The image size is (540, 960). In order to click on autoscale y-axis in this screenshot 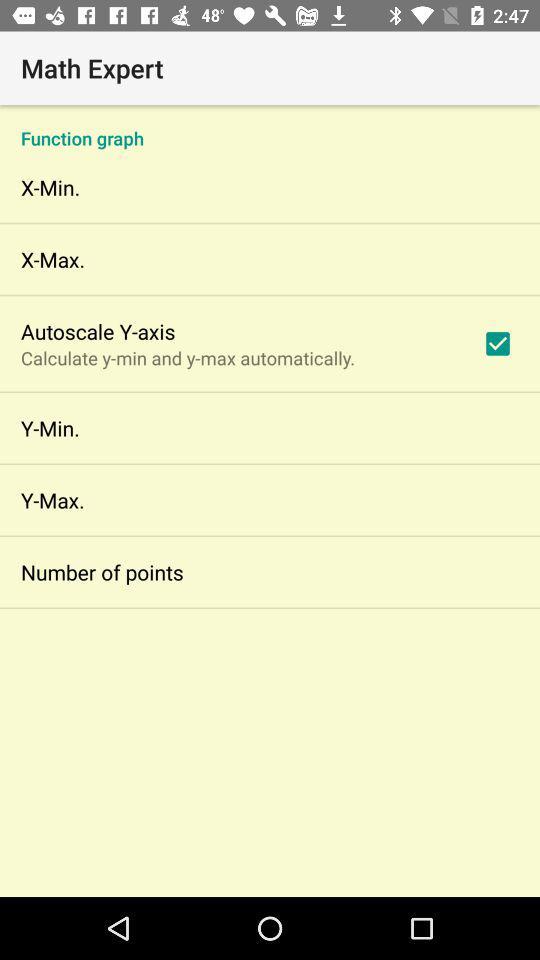, I will do `click(97, 331)`.